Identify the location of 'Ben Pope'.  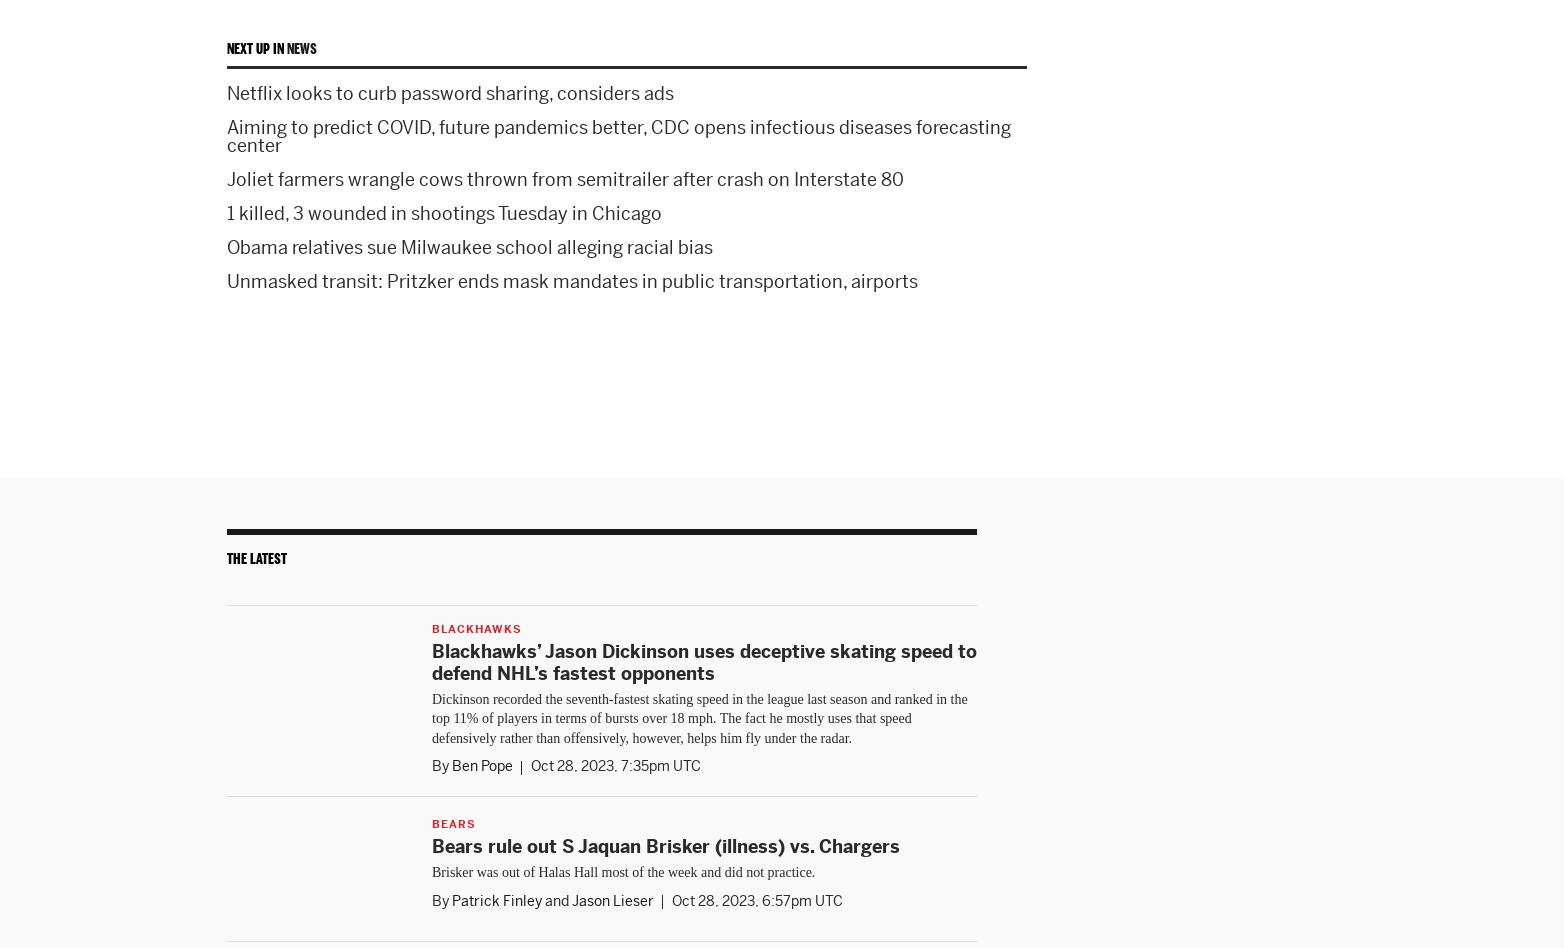
(481, 765).